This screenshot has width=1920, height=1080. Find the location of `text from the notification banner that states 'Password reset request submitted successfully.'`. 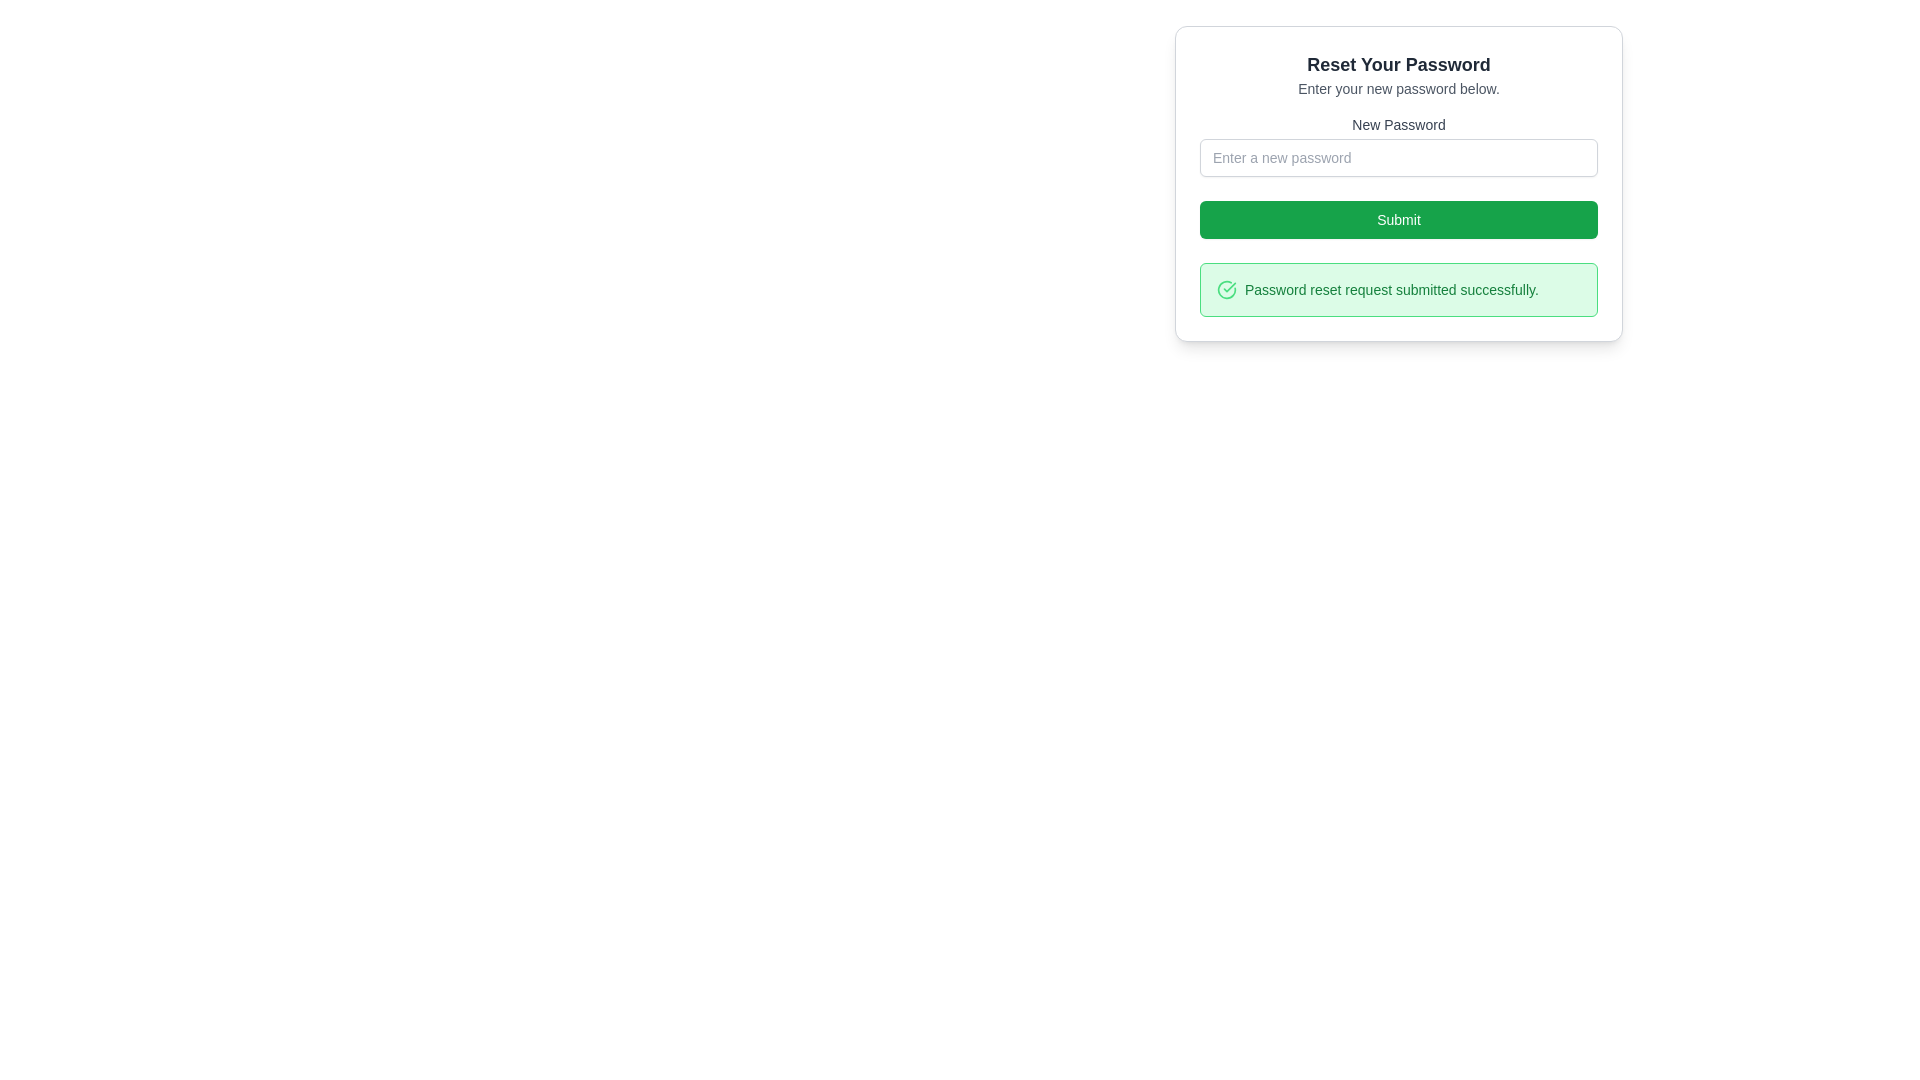

text from the notification banner that states 'Password reset request submitted successfully.' is located at coordinates (1397, 289).